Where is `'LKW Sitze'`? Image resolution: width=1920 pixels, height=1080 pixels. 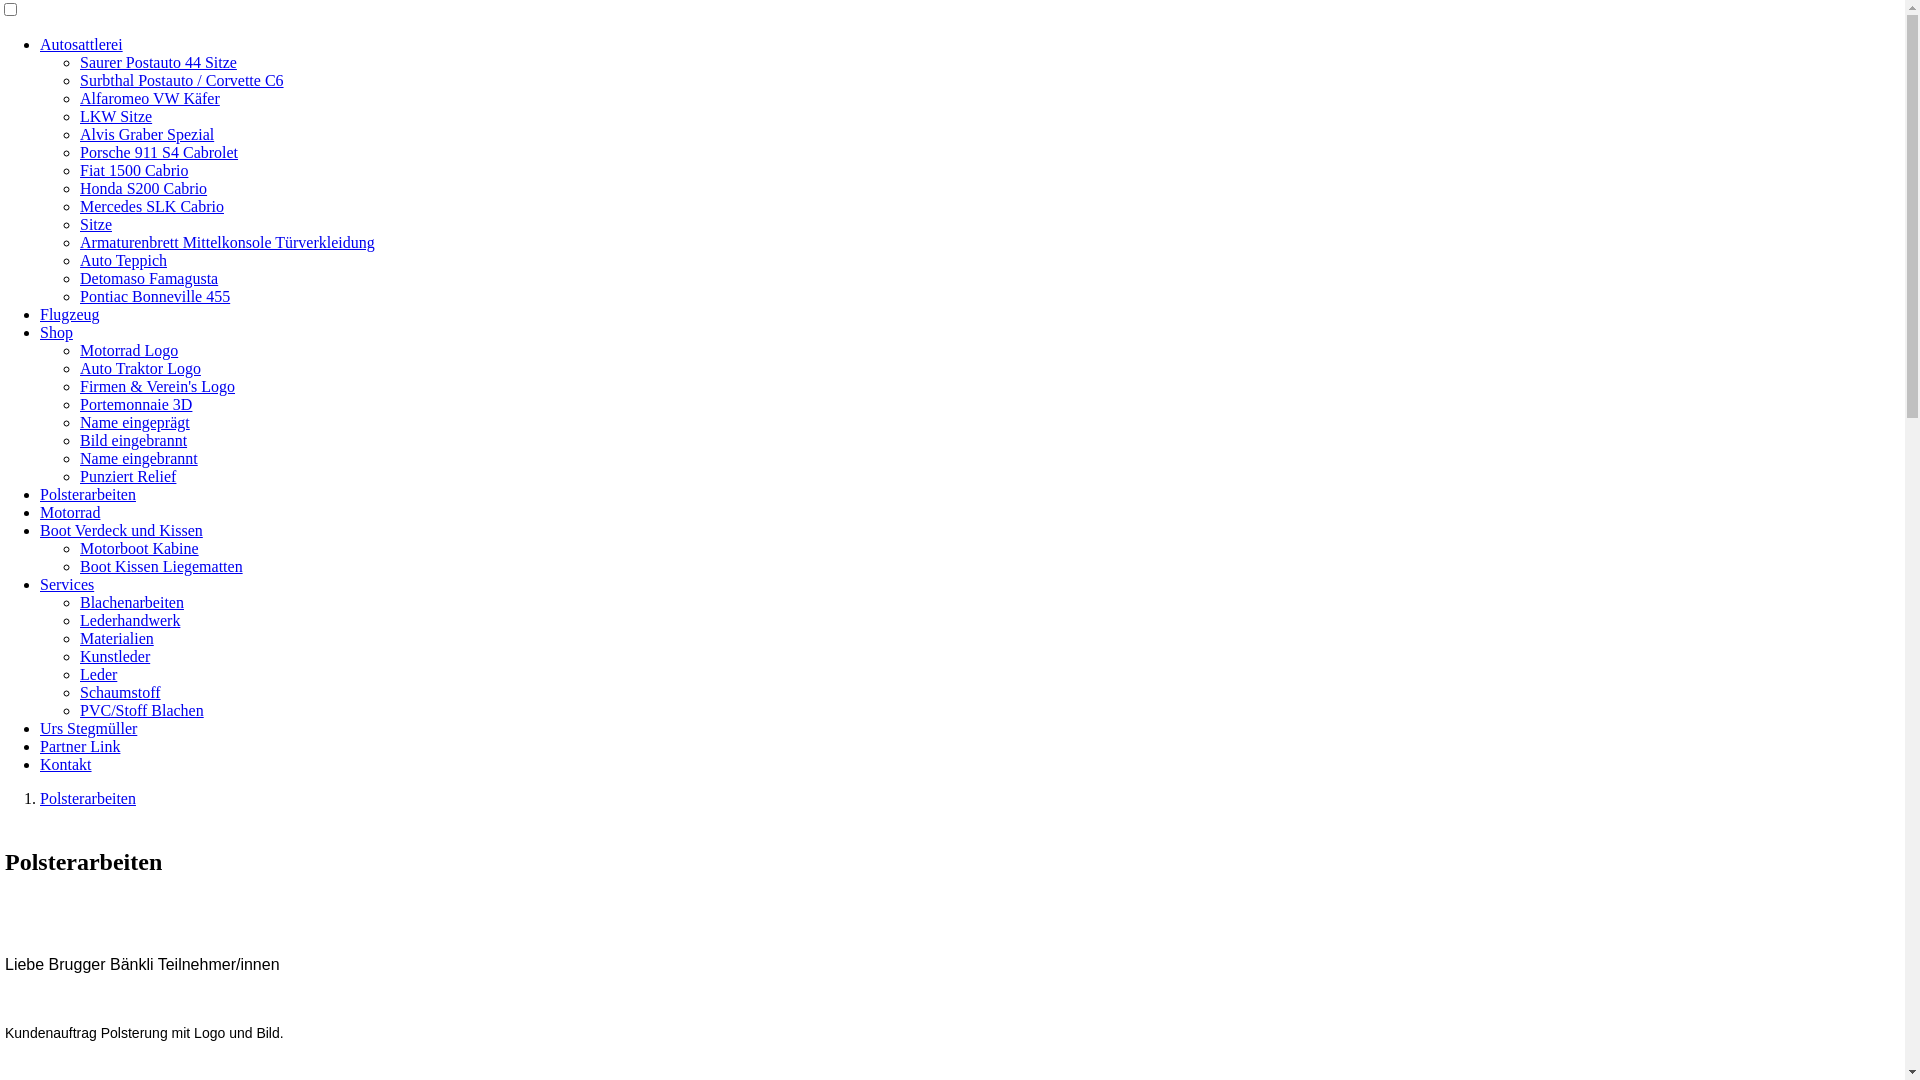 'LKW Sitze' is located at coordinates (114, 116).